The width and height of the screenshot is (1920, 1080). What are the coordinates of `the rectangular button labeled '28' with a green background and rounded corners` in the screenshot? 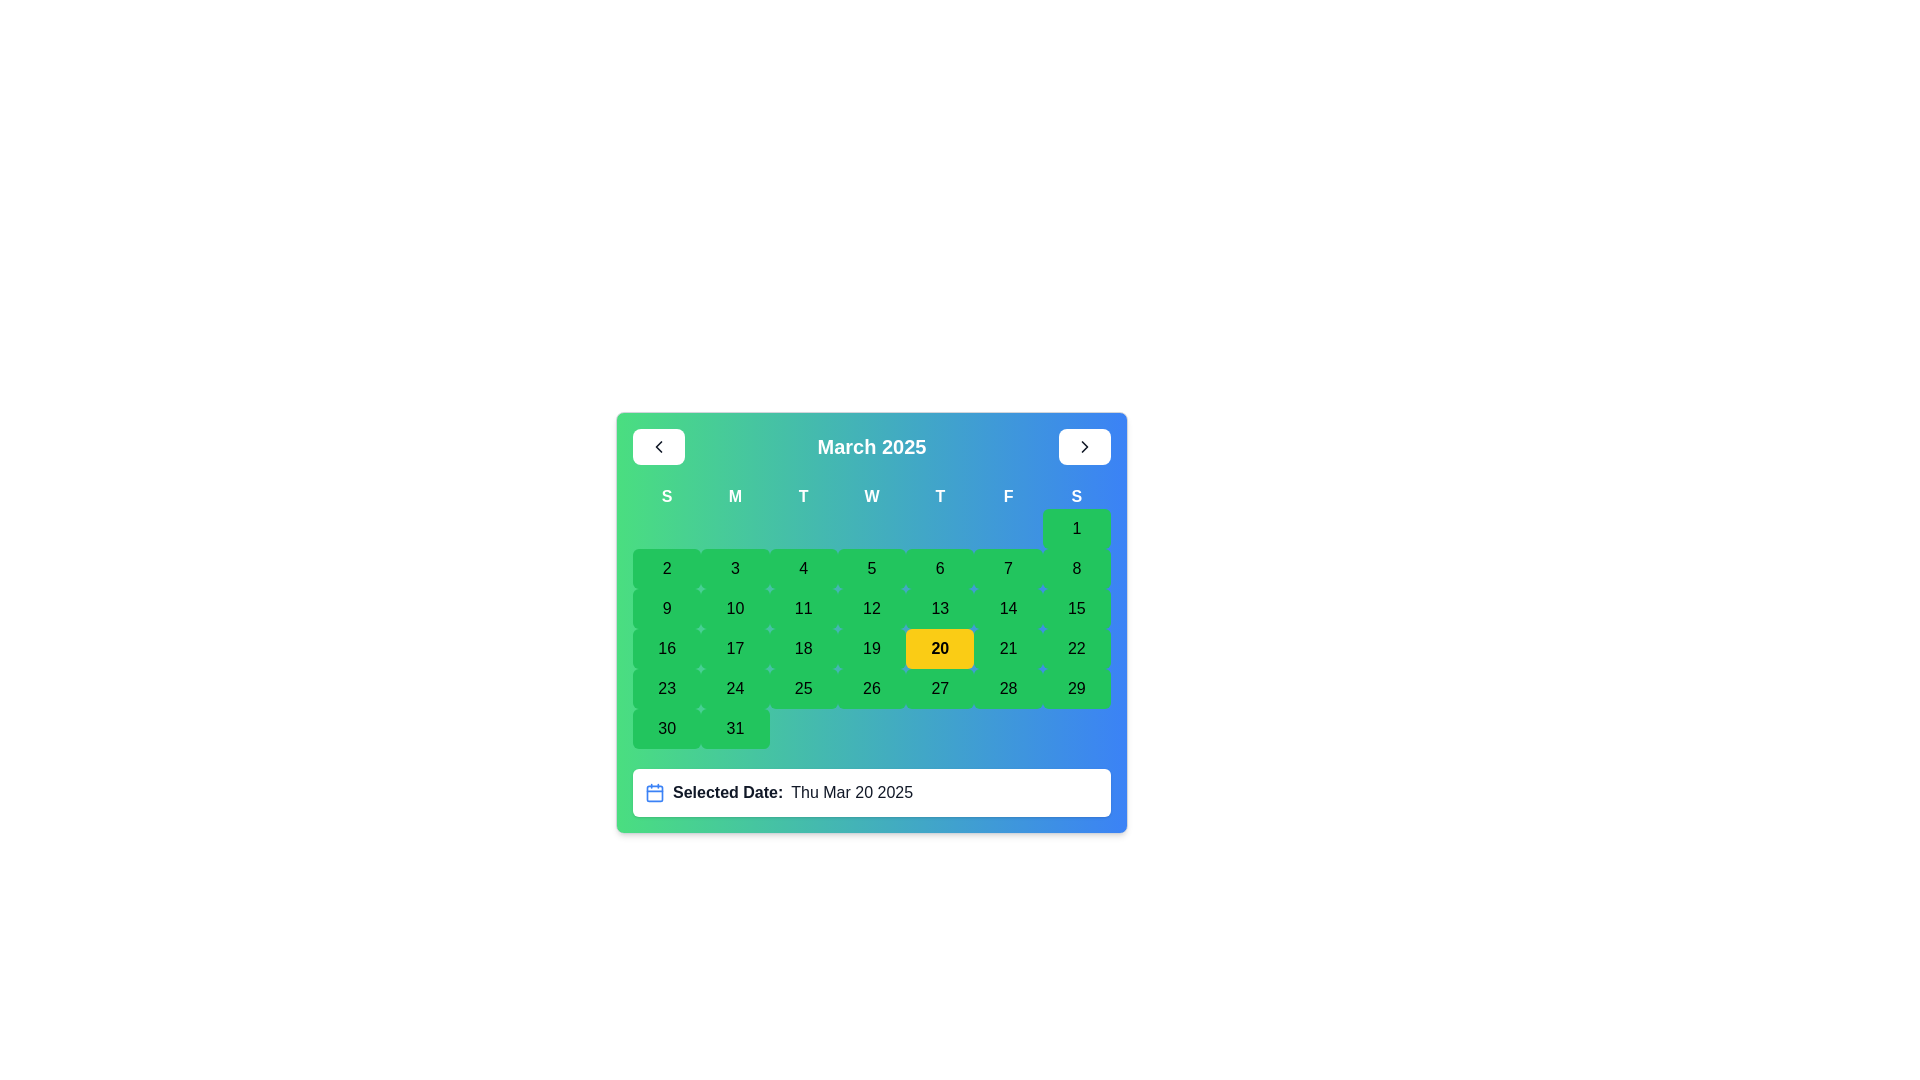 It's located at (1008, 688).